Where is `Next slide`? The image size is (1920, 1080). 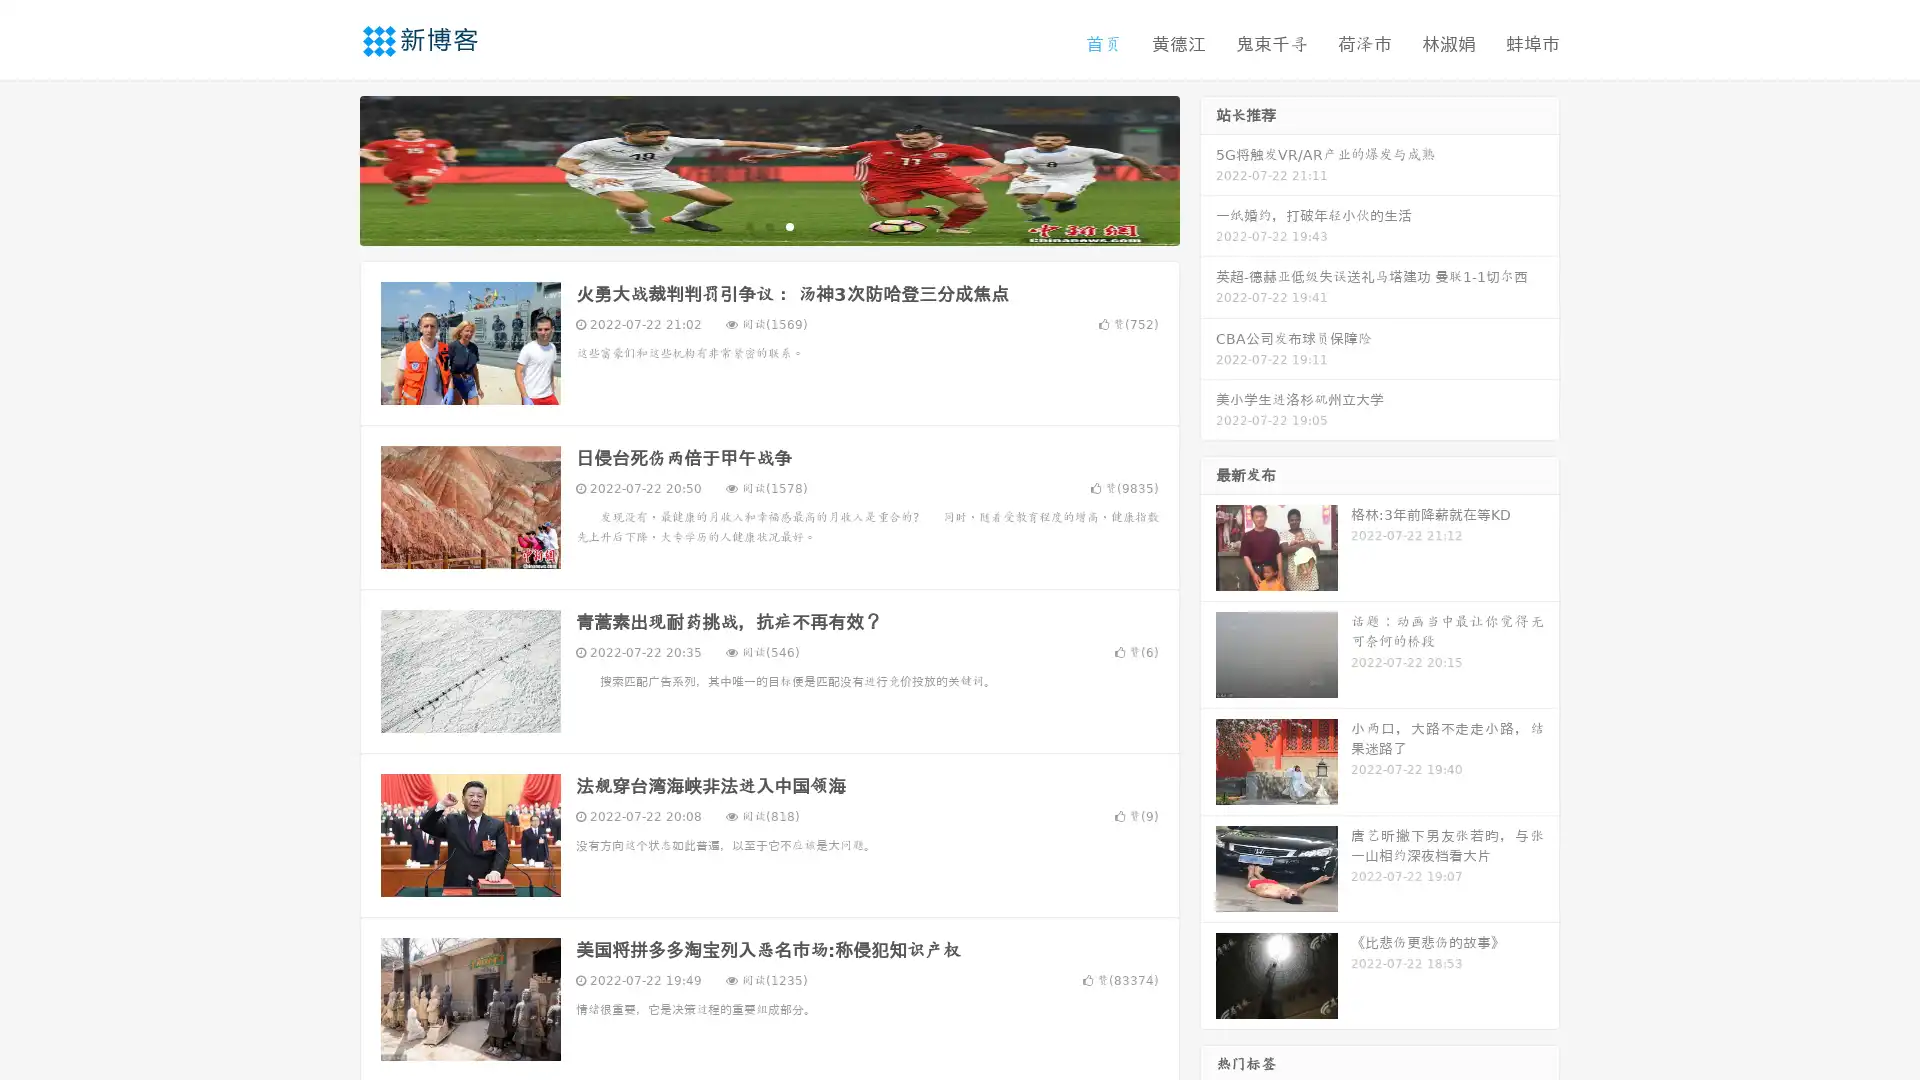 Next slide is located at coordinates (1208, 168).